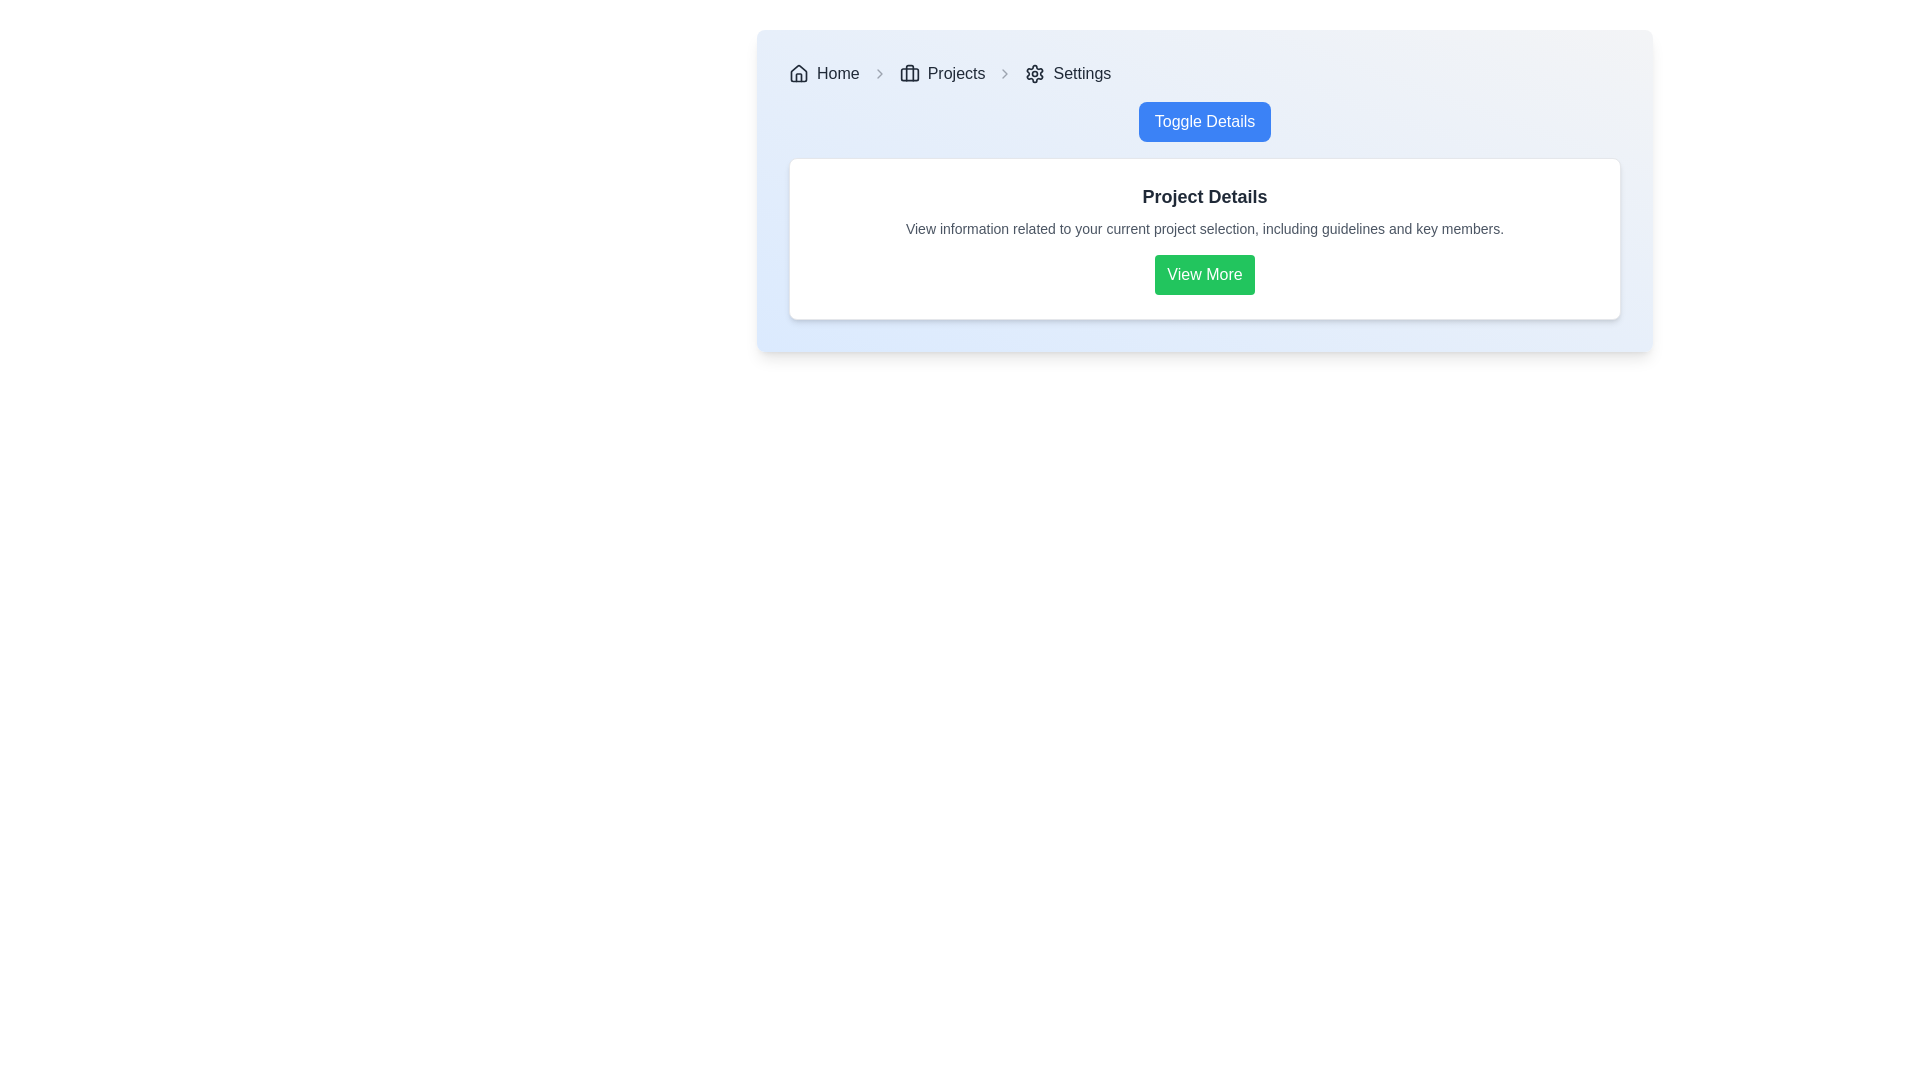 Image resolution: width=1920 pixels, height=1080 pixels. What do you see at coordinates (908, 72) in the screenshot?
I see `the 'Projects' SVG icon in the breadcrumb navigation bar, which serves as a visual representation of the 'Projects' category` at bounding box center [908, 72].